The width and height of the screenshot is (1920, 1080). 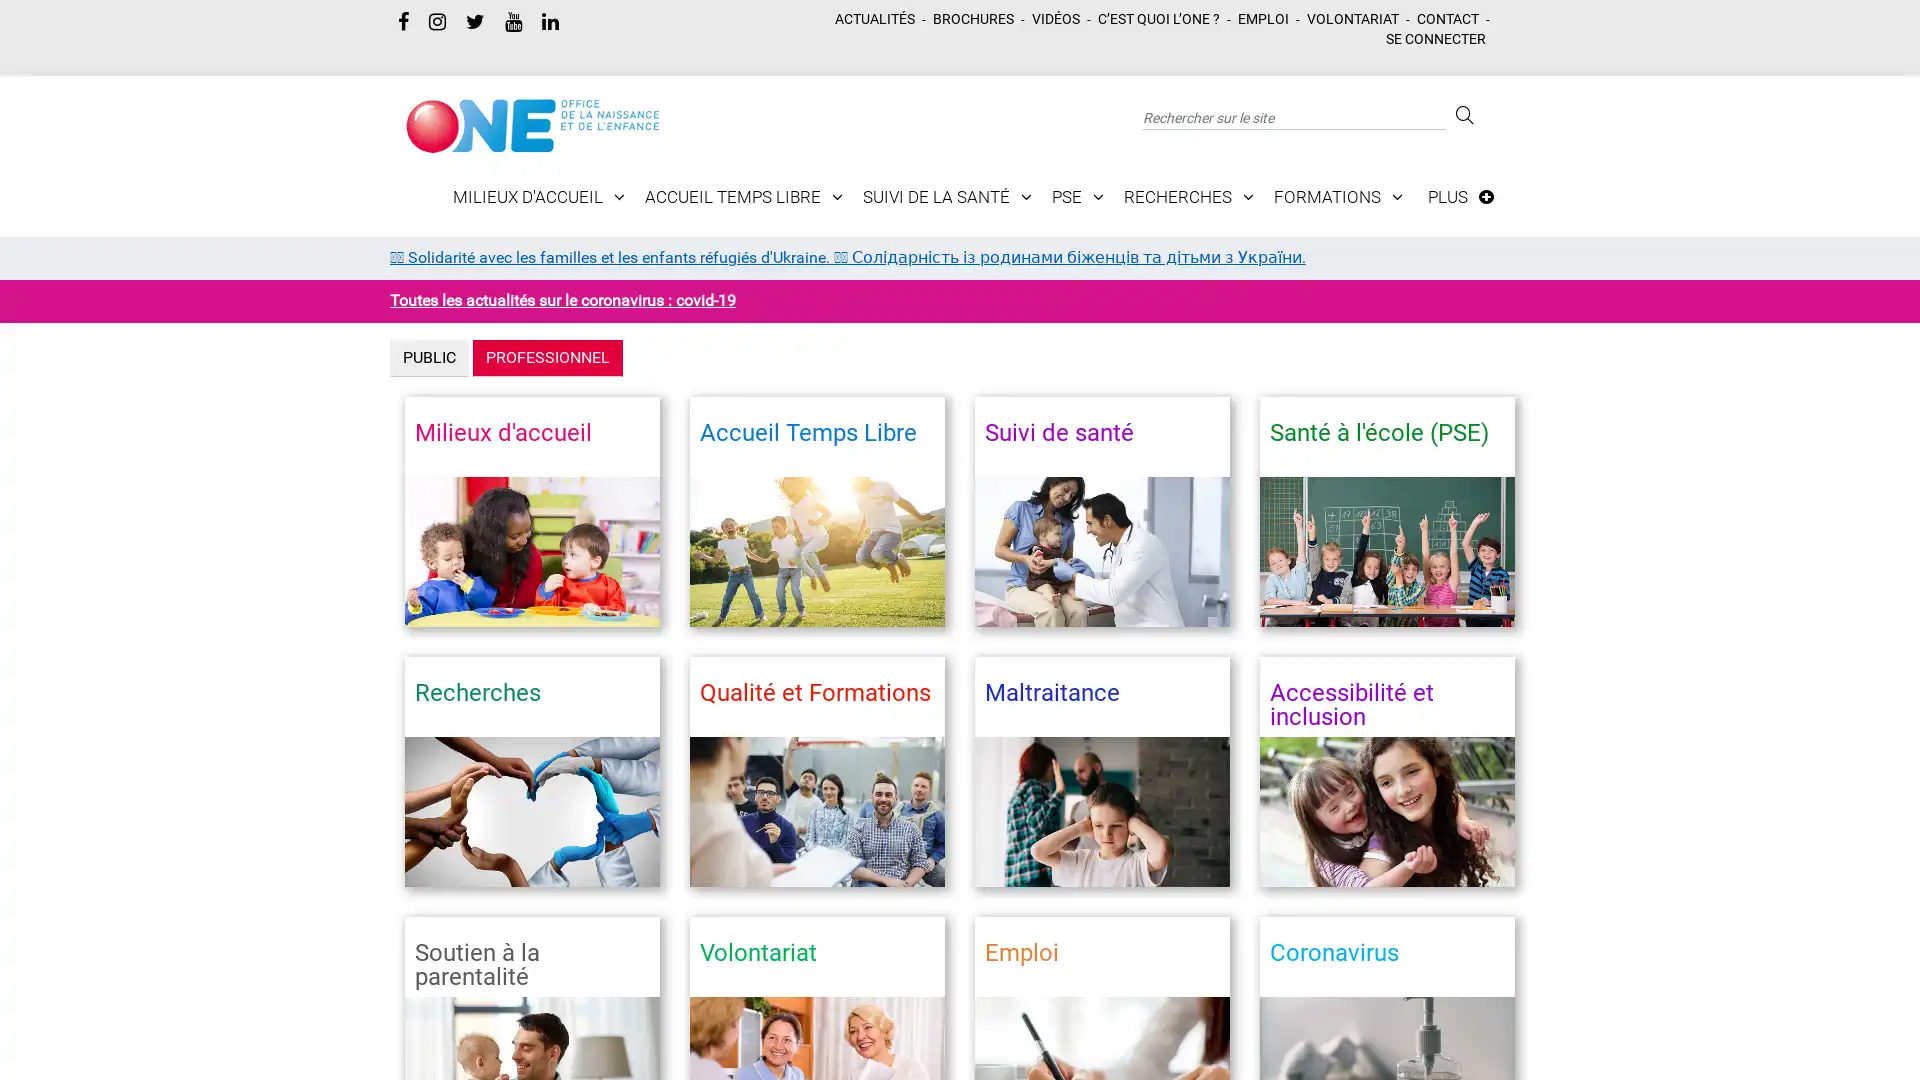 I want to click on Rechercher sur le site, so click(x=1462, y=115).